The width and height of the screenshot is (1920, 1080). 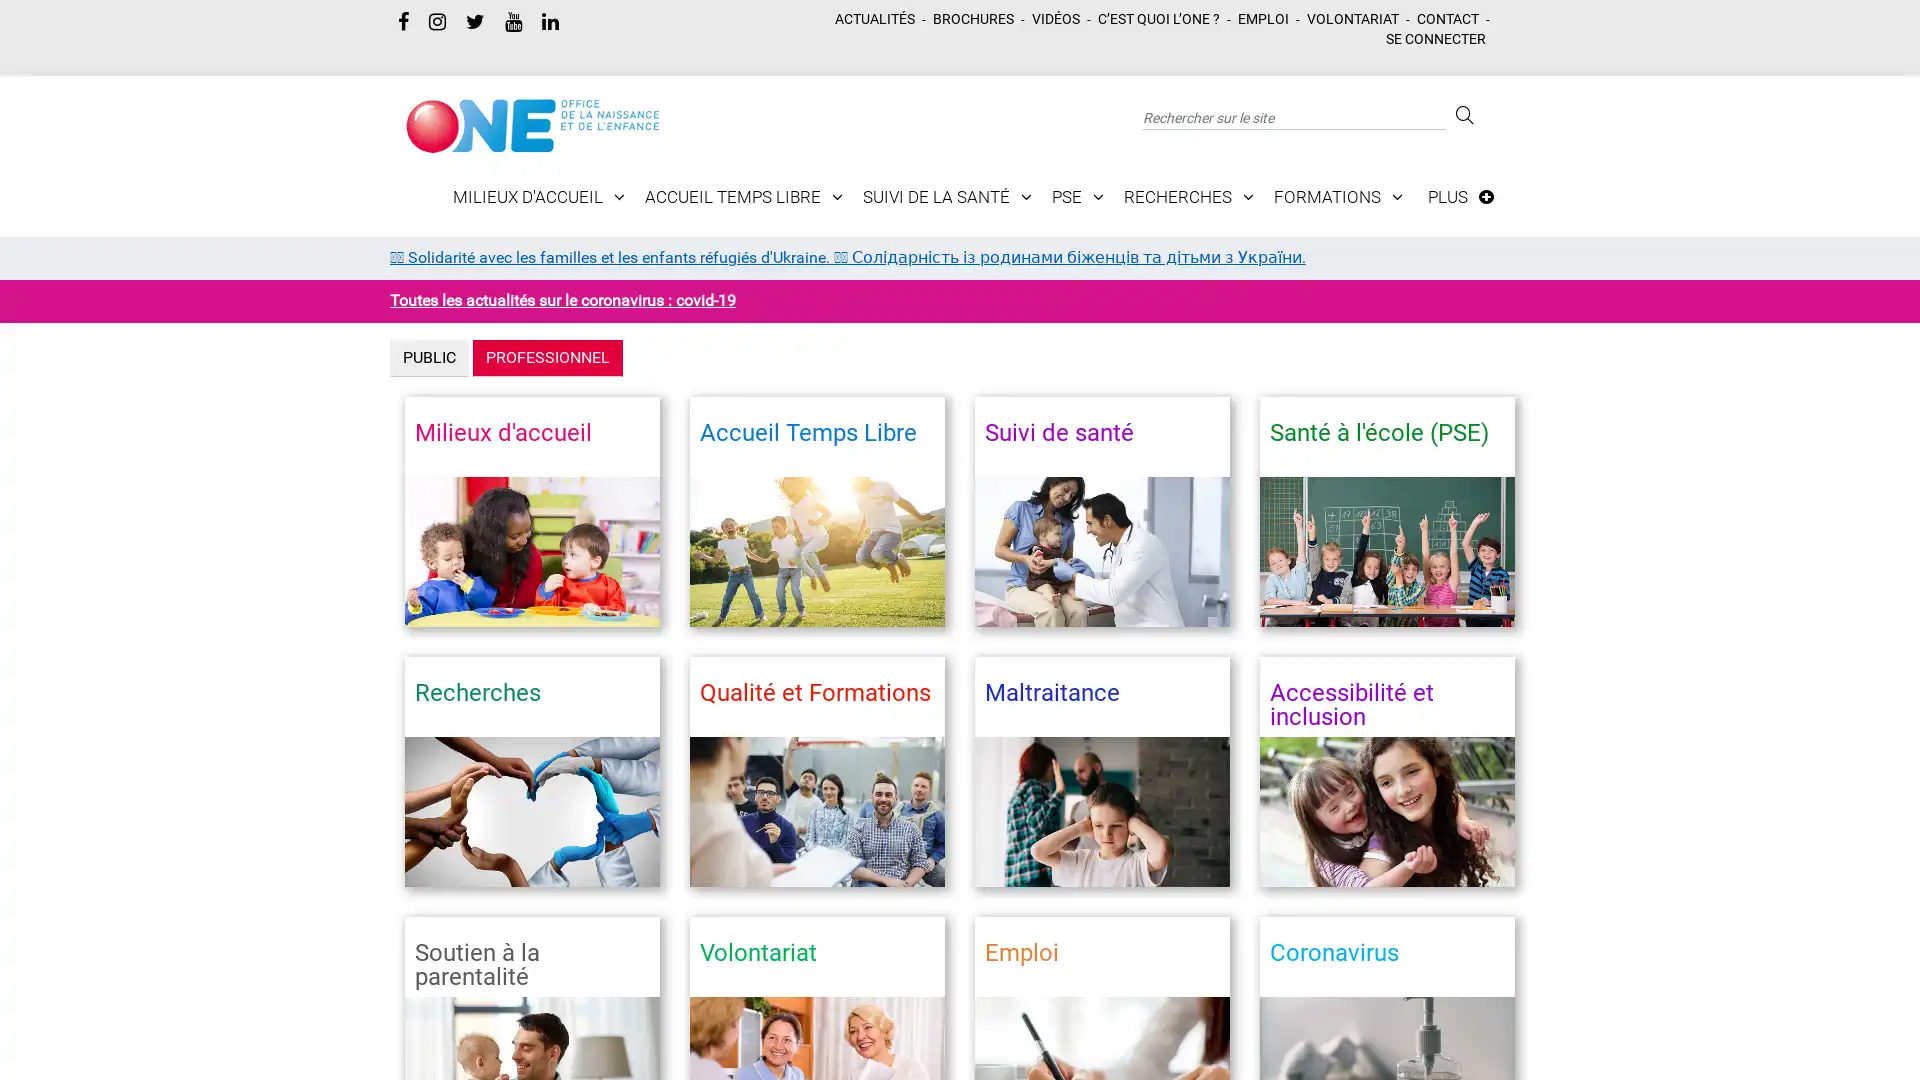 I want to click on Rechercher sur le site, so click(x=1462, y=115).